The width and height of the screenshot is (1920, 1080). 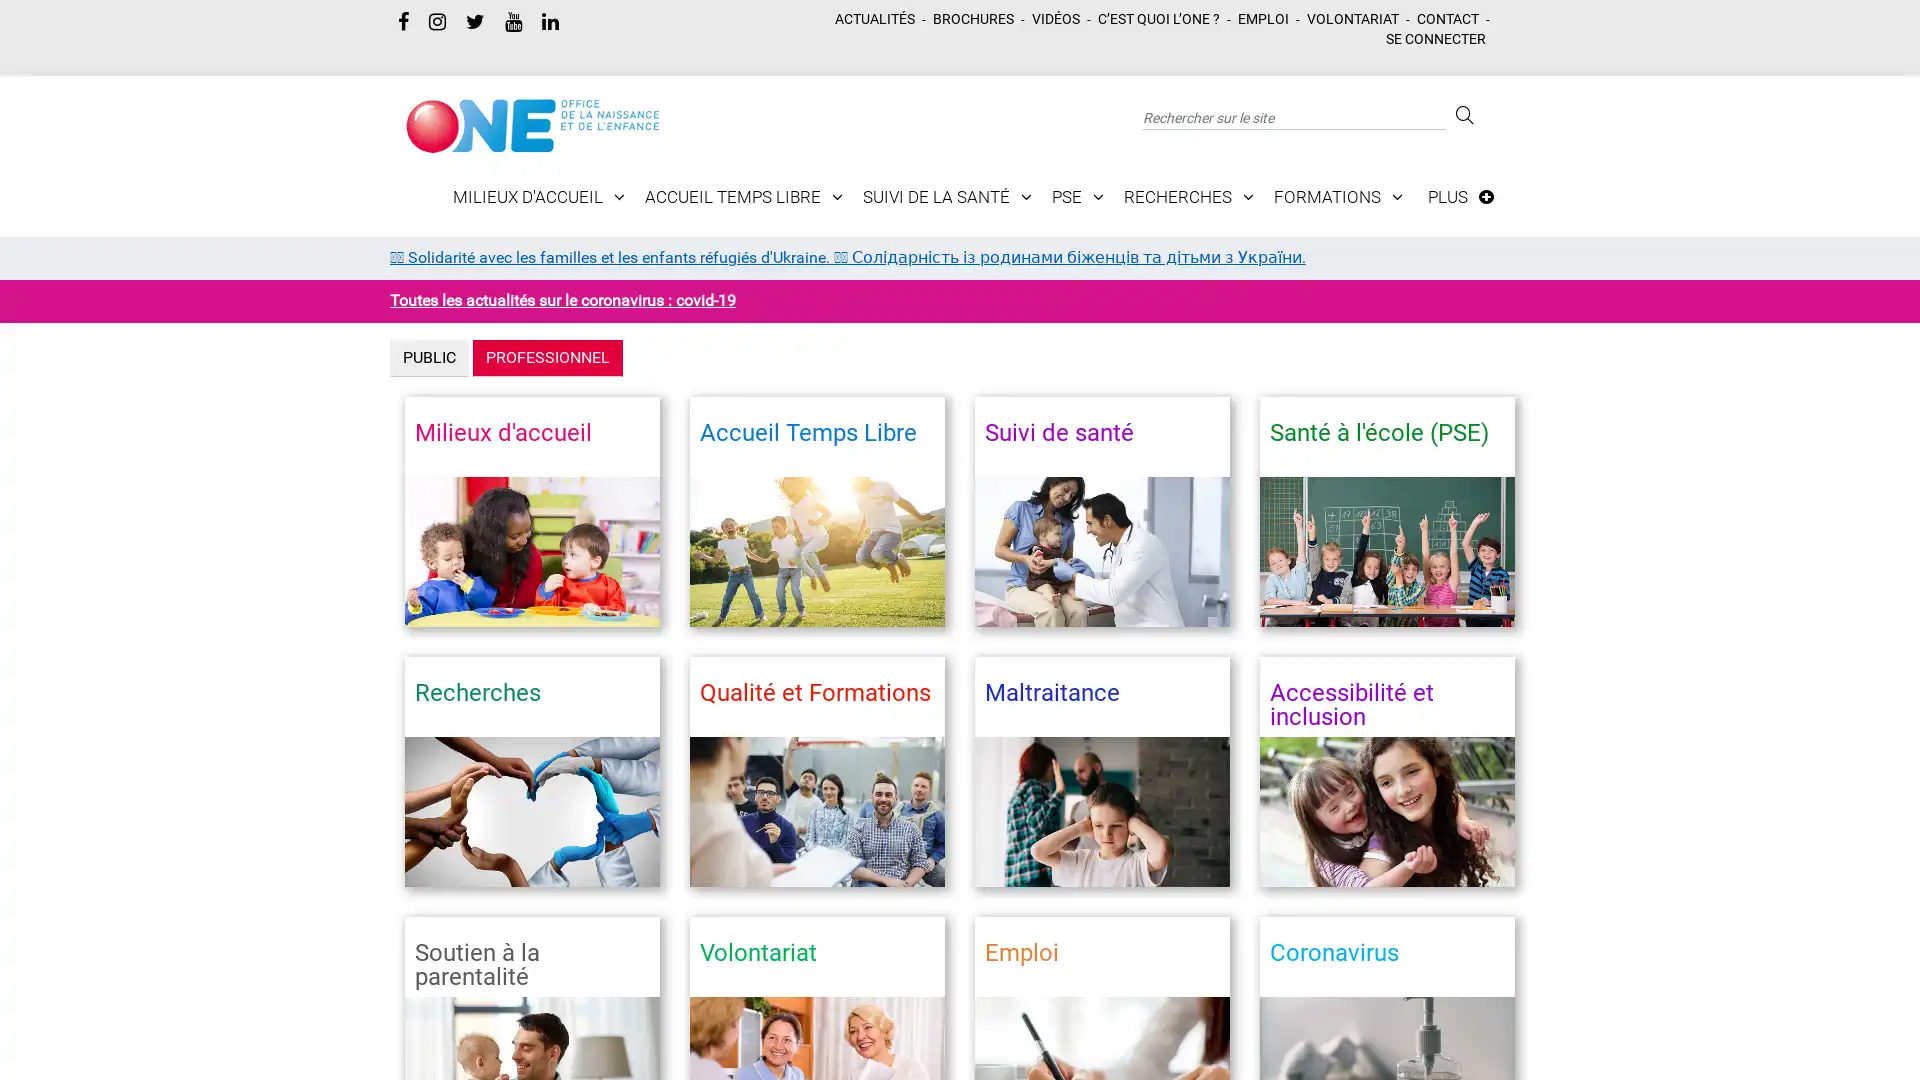 I want to click on Rechercher sur le site, so click(x=1462, y=115).